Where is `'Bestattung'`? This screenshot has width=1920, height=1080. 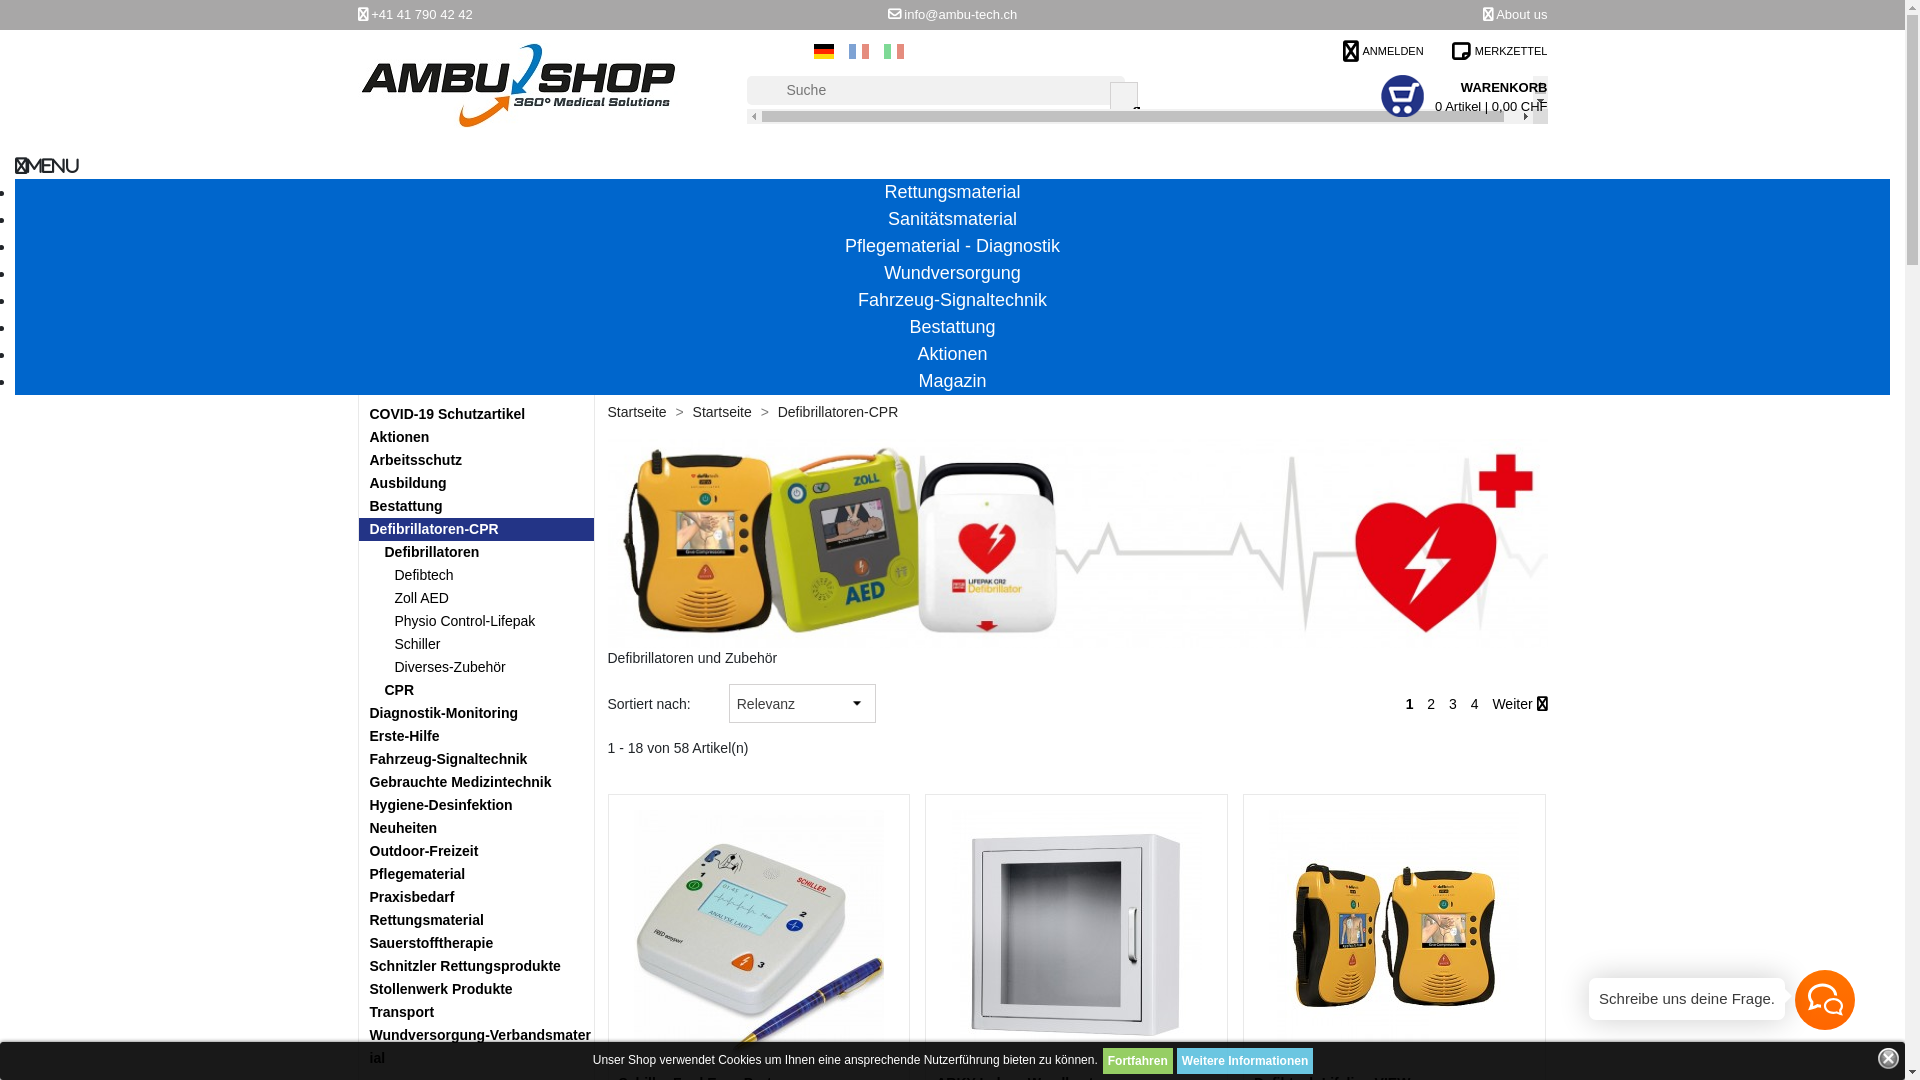
'Bestattung' is located at coordinates (907, 325).